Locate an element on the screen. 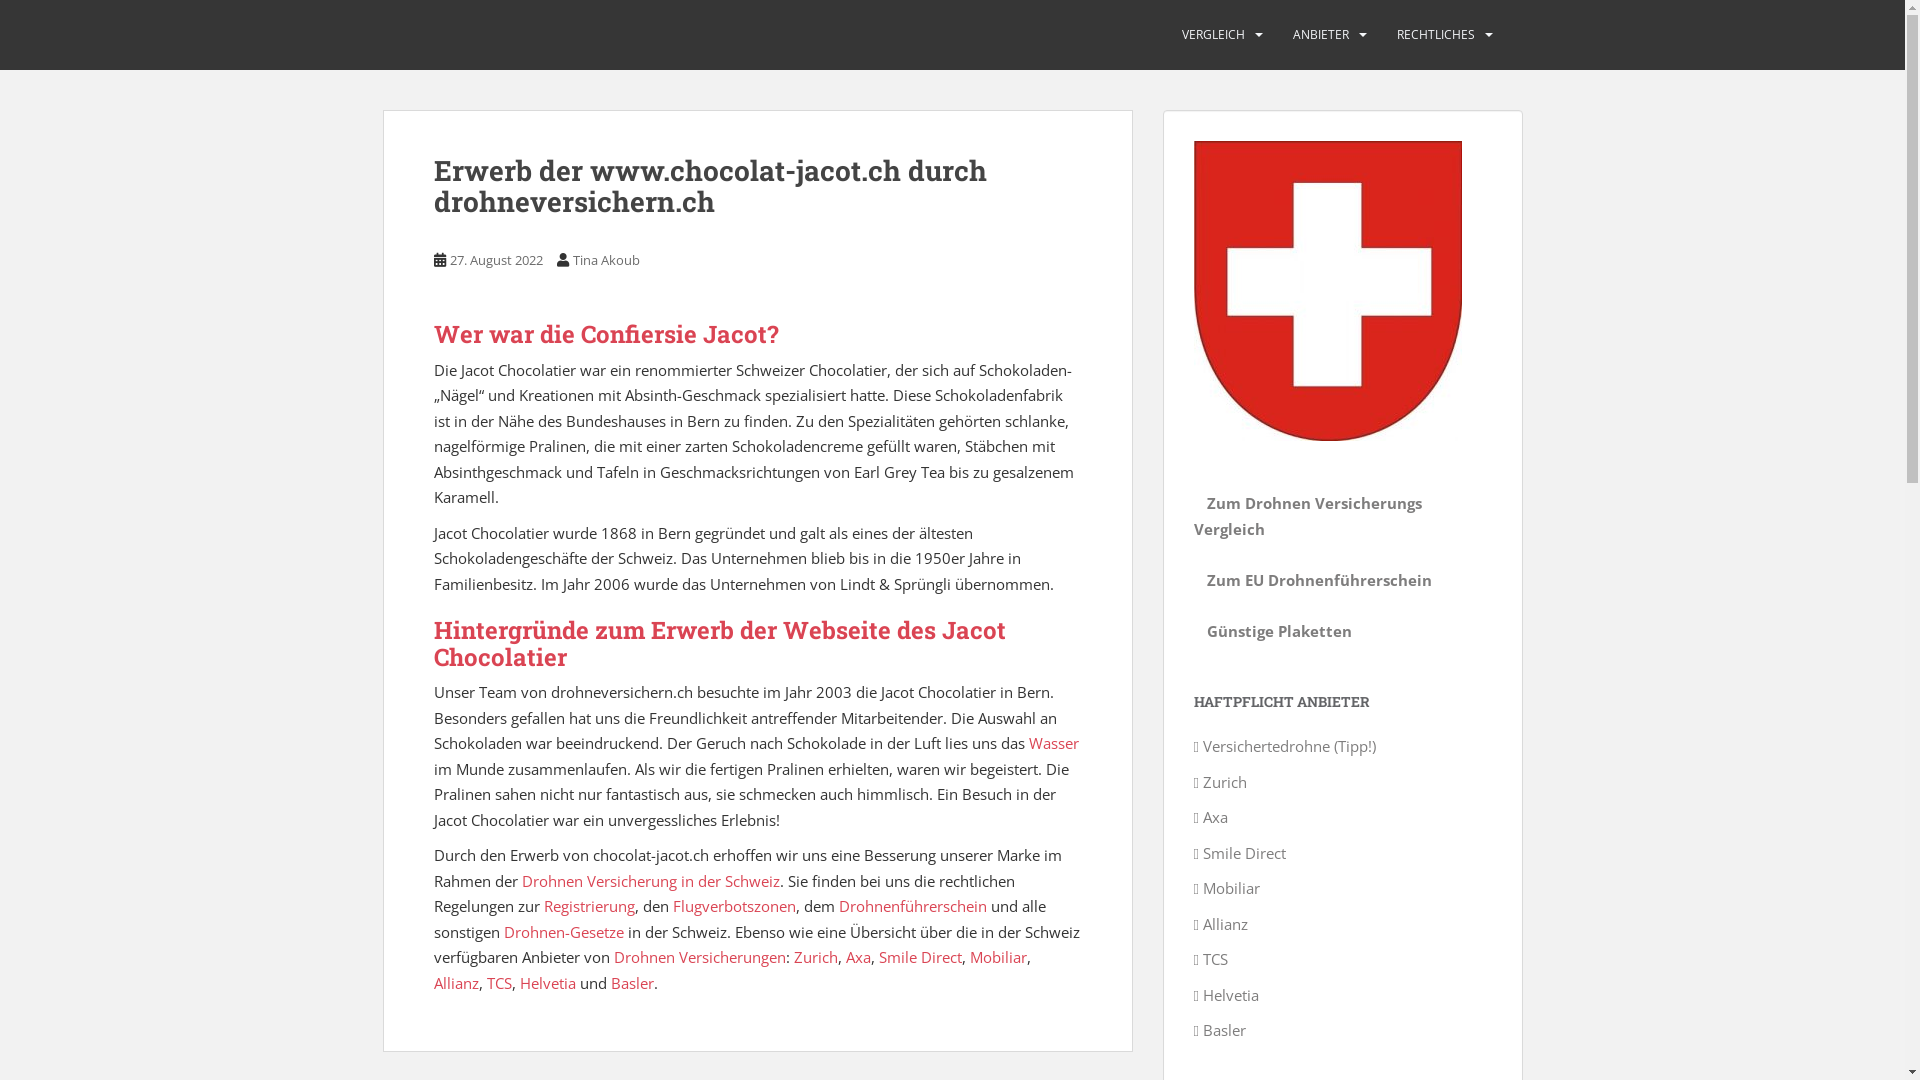  'Registrierung' is located at coordinates (588, 906).